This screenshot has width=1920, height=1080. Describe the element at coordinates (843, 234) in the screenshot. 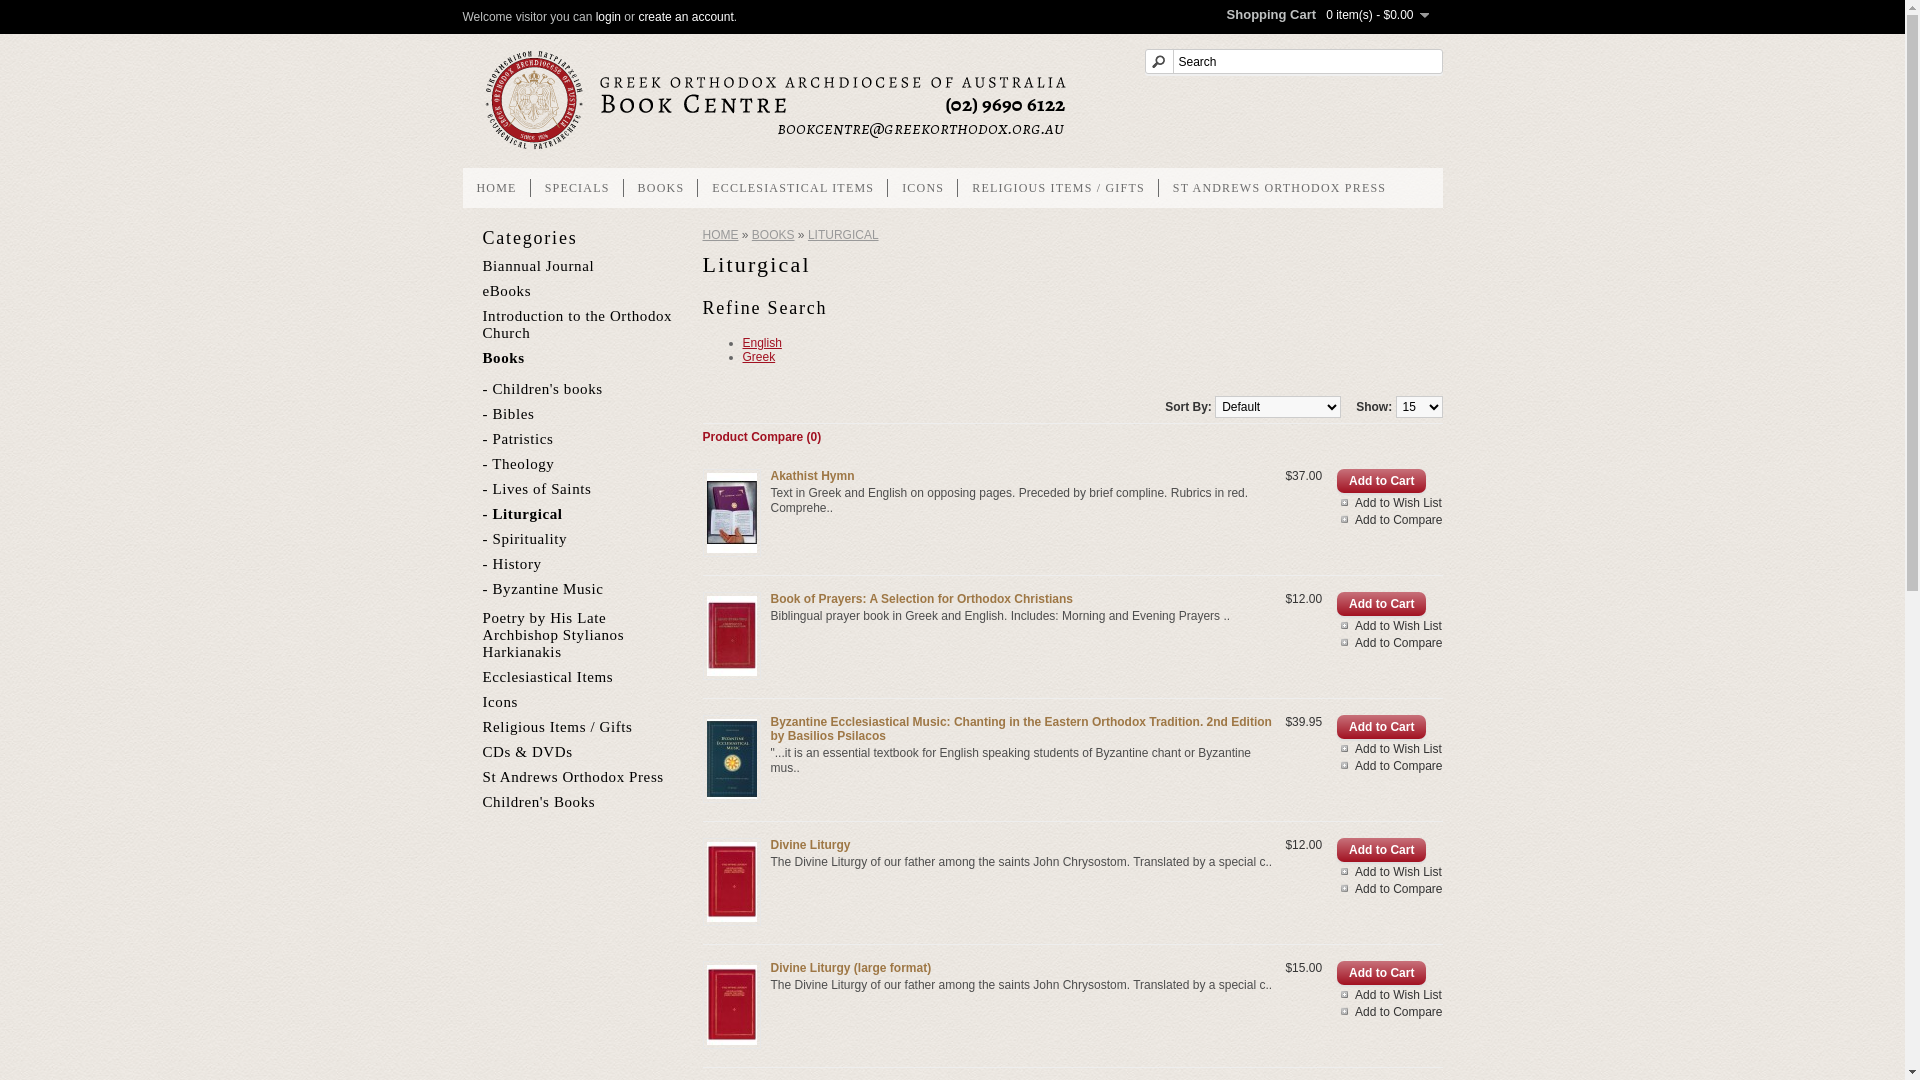

I see `'LITURGICAL'` at that location.